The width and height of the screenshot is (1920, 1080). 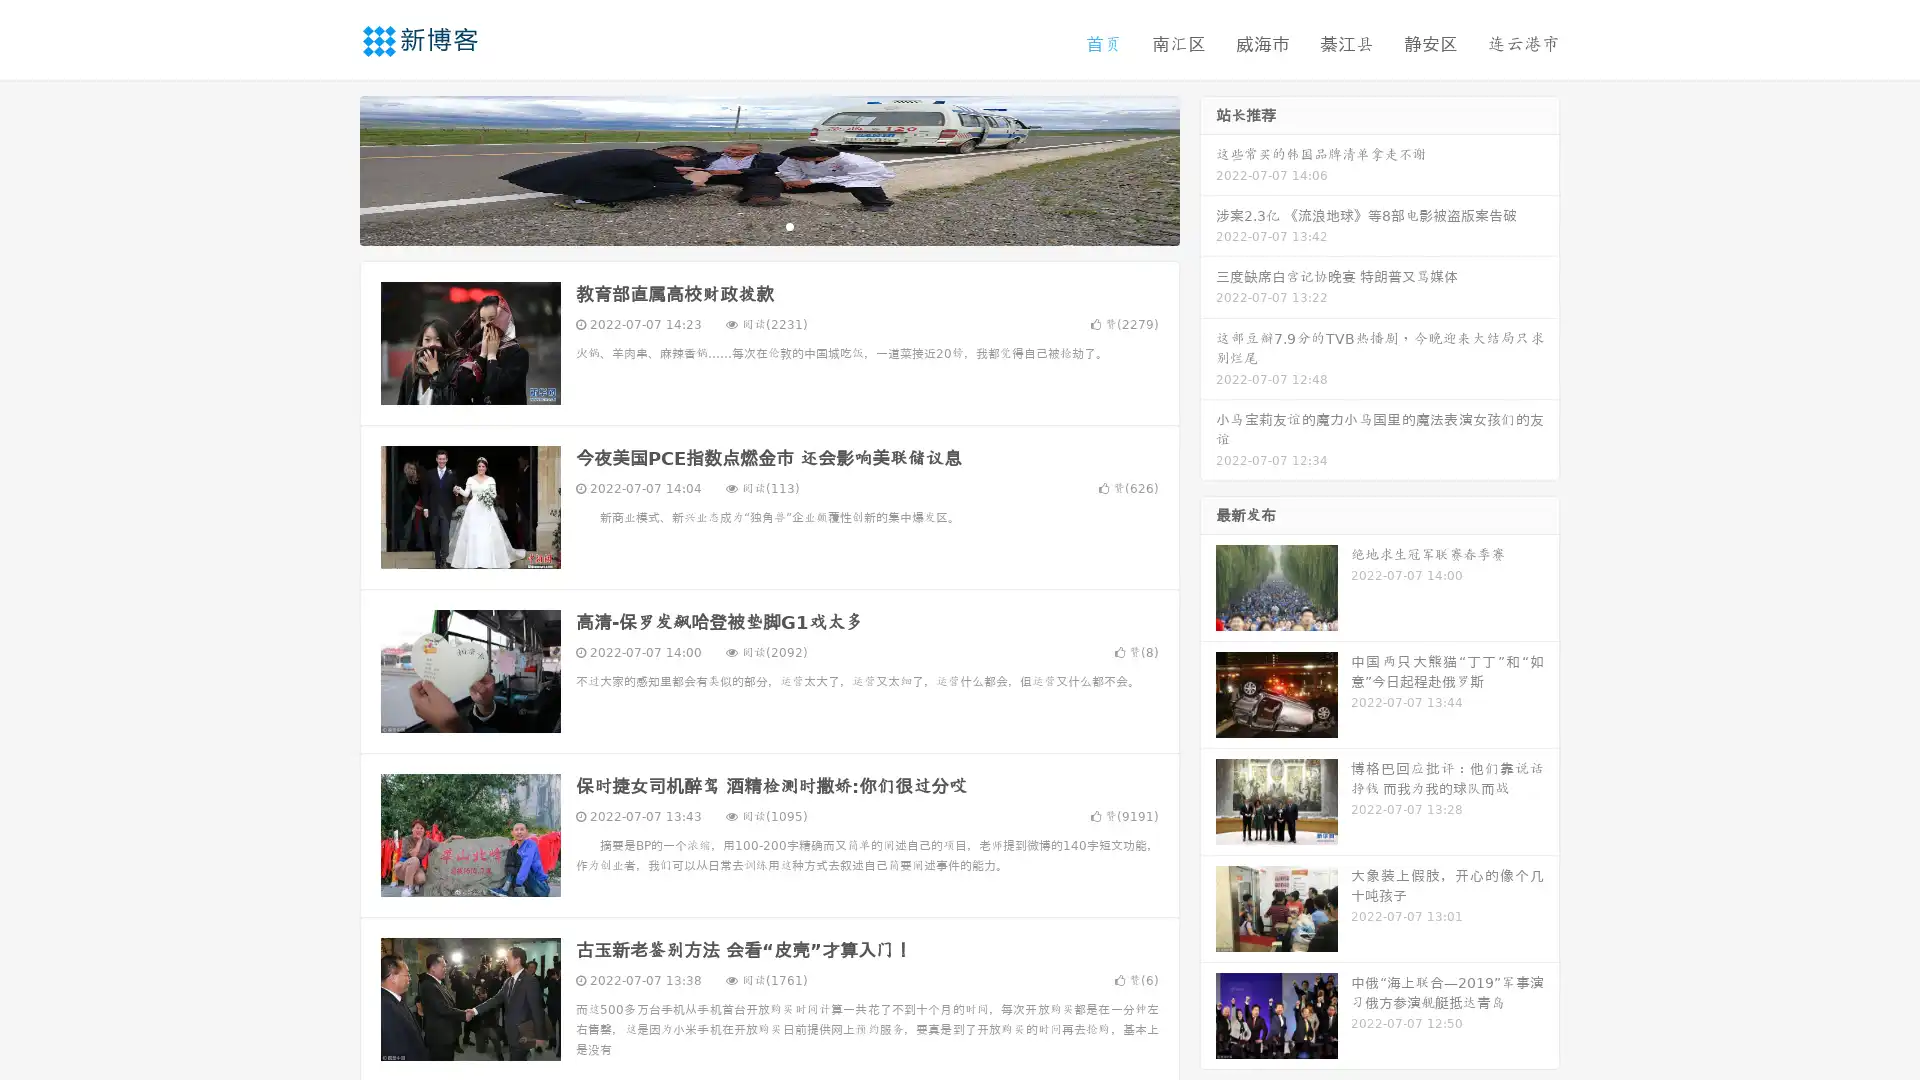 I want to click on Previous slide, so click(x=330, y=168).